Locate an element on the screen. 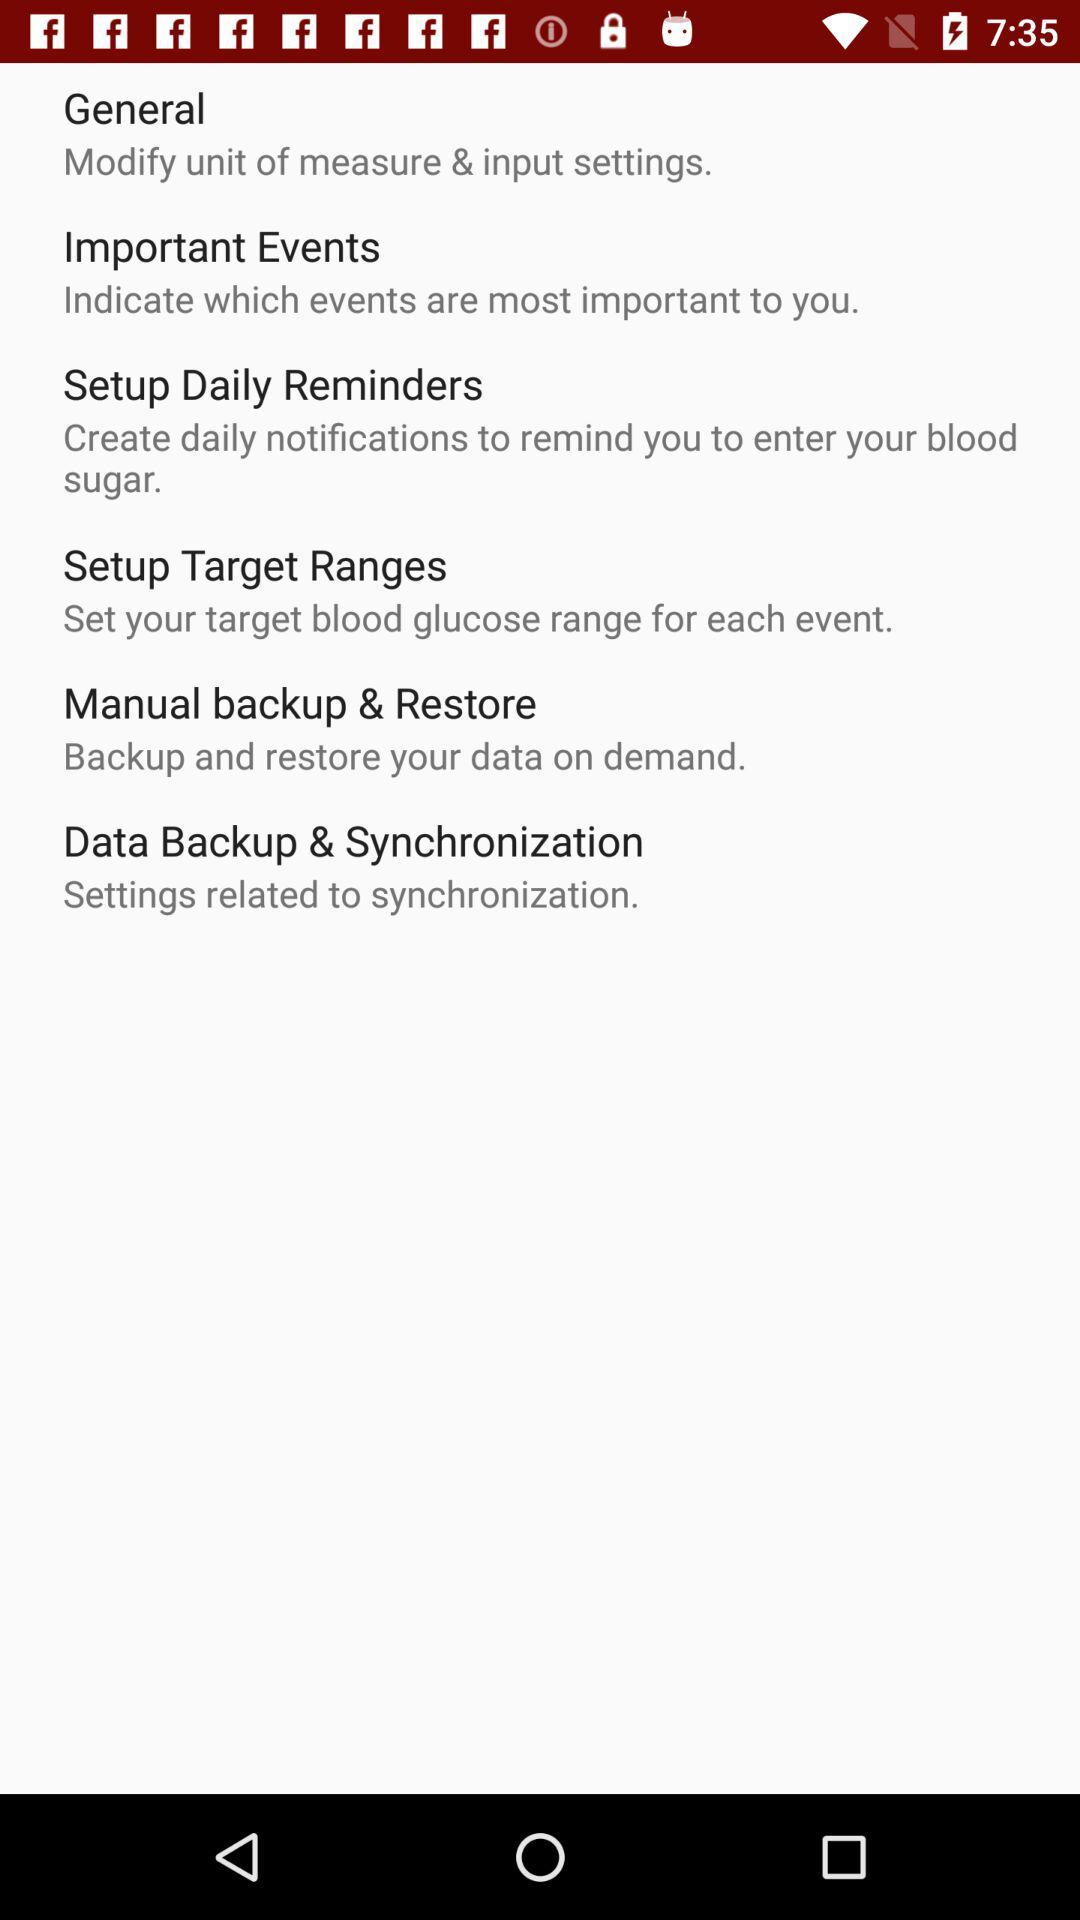 The width and height of the screenshot is (1080, 1920). modify unit of icon is located at coordinates (388, 160).